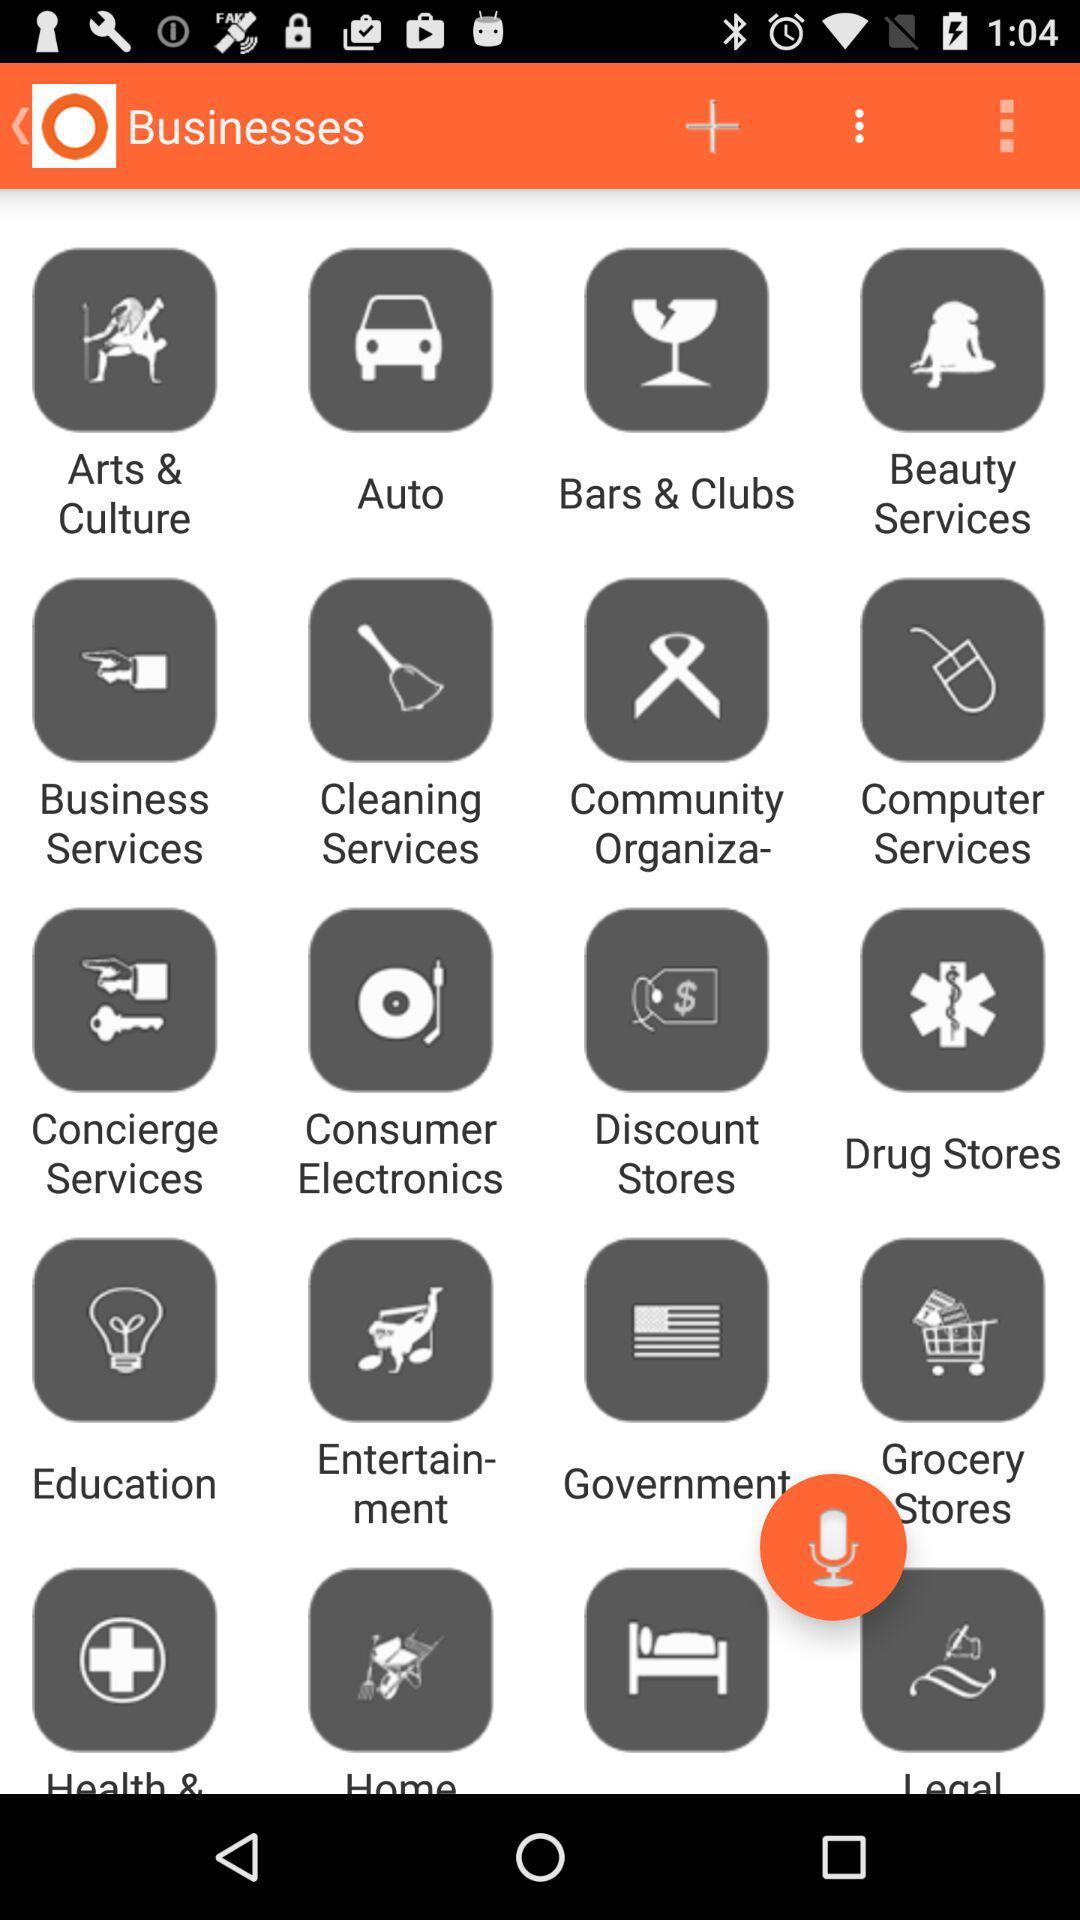 The width and height of the screenshot is (1080, 1920). Describe the element at coordinates (833, 1546) in the screenshot. I see `the icon to the right of the entertainment icon` at that location.